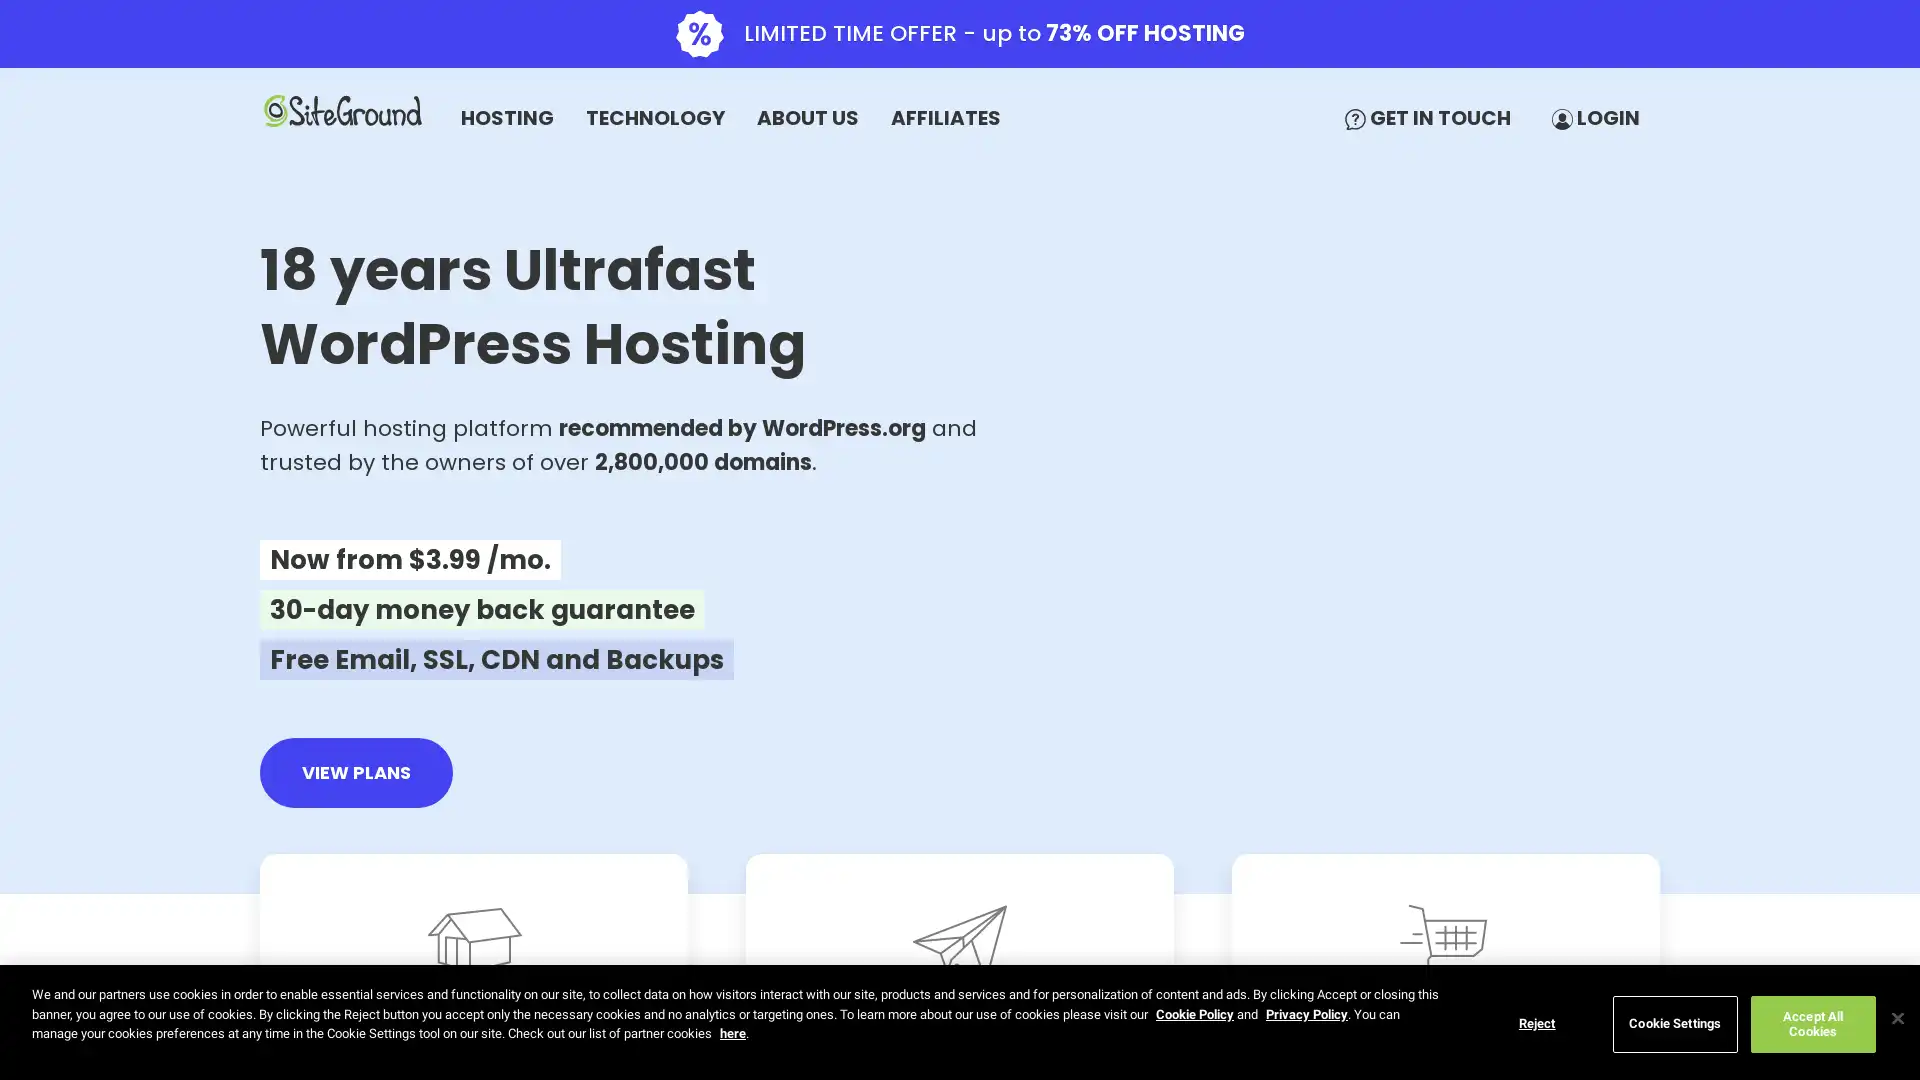 This screenshot has width=1920, height=1080. What do you see at coordinates (1674, 1023) in the screenshot?
I see `Cookie Settings` at bounding box center [1674, 1023].